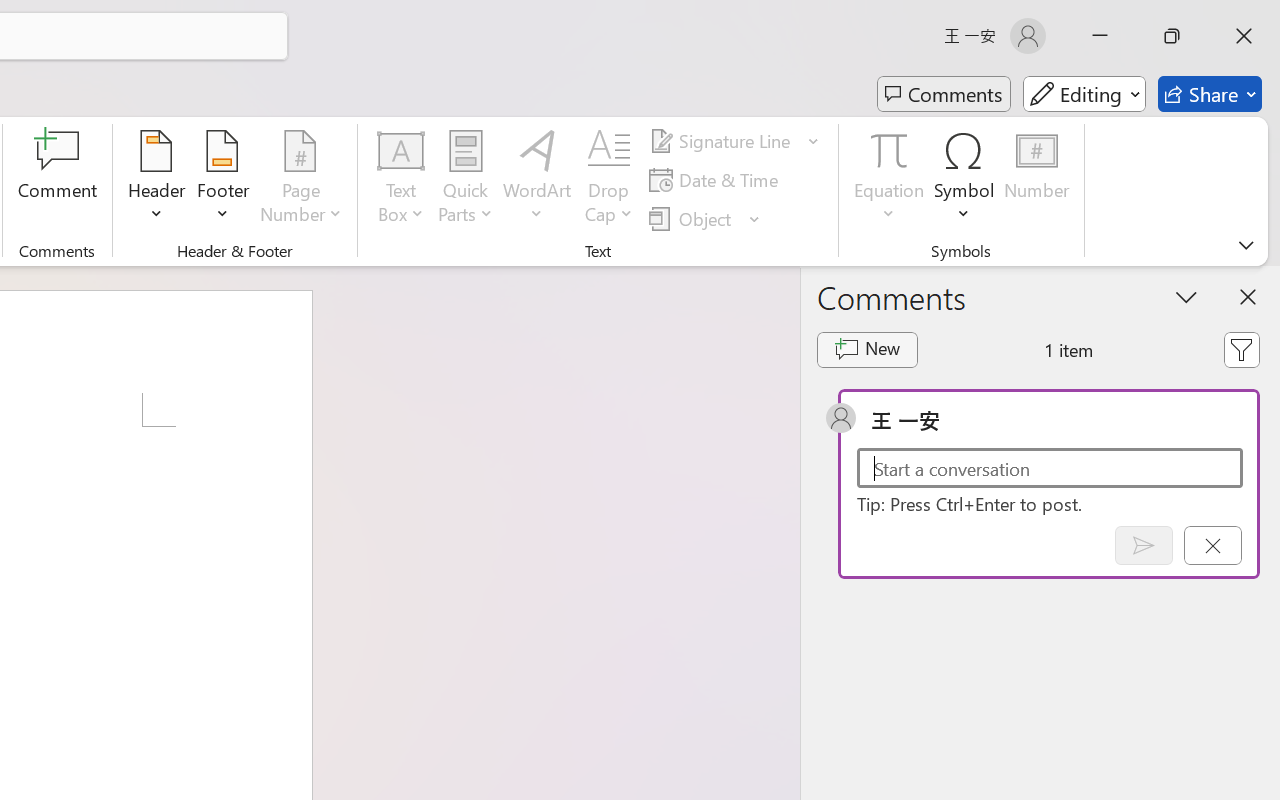 This screenshot has height=800, width=1280. What do you see at coordinates (733, 141) in the screenshot?
I see `'Signature Line'` at bounding box center [733, 141].